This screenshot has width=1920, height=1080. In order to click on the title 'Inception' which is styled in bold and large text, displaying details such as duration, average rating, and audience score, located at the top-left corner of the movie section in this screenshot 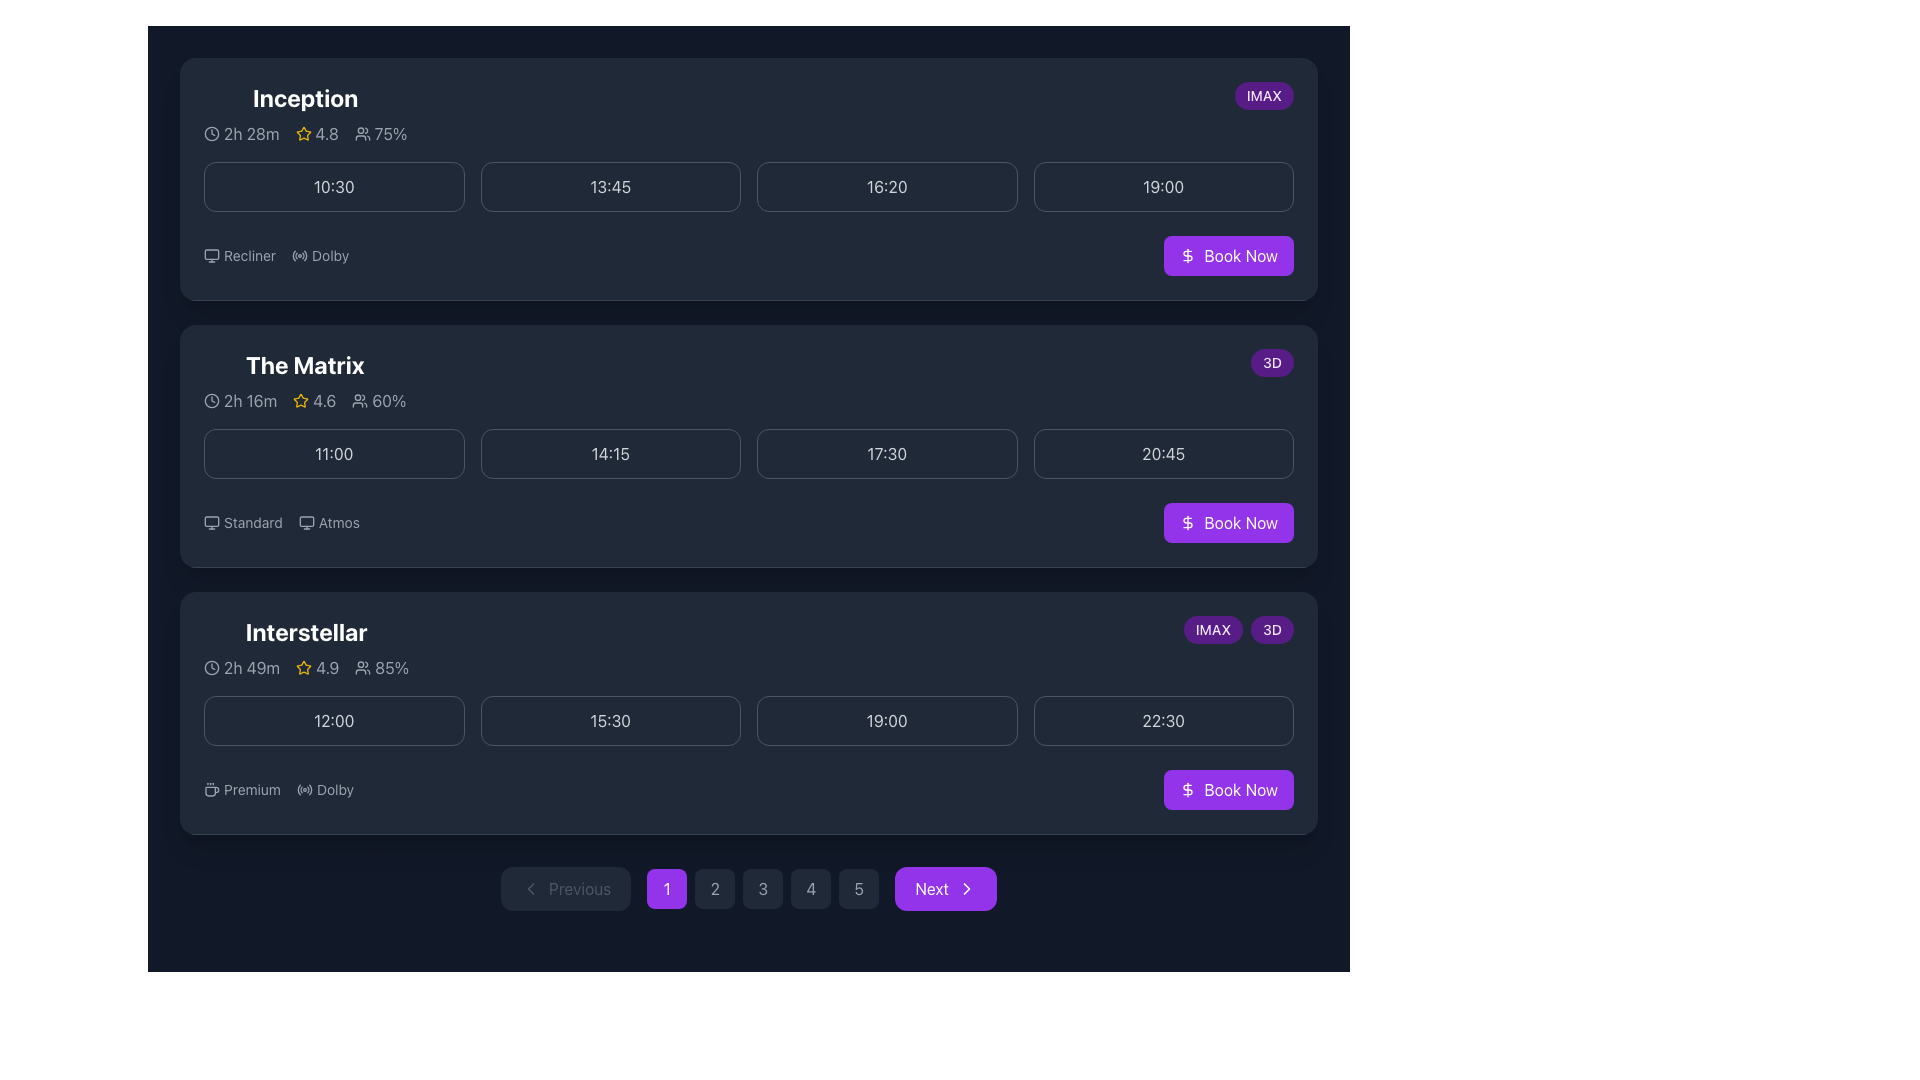, I will do `click(304, 114)`.